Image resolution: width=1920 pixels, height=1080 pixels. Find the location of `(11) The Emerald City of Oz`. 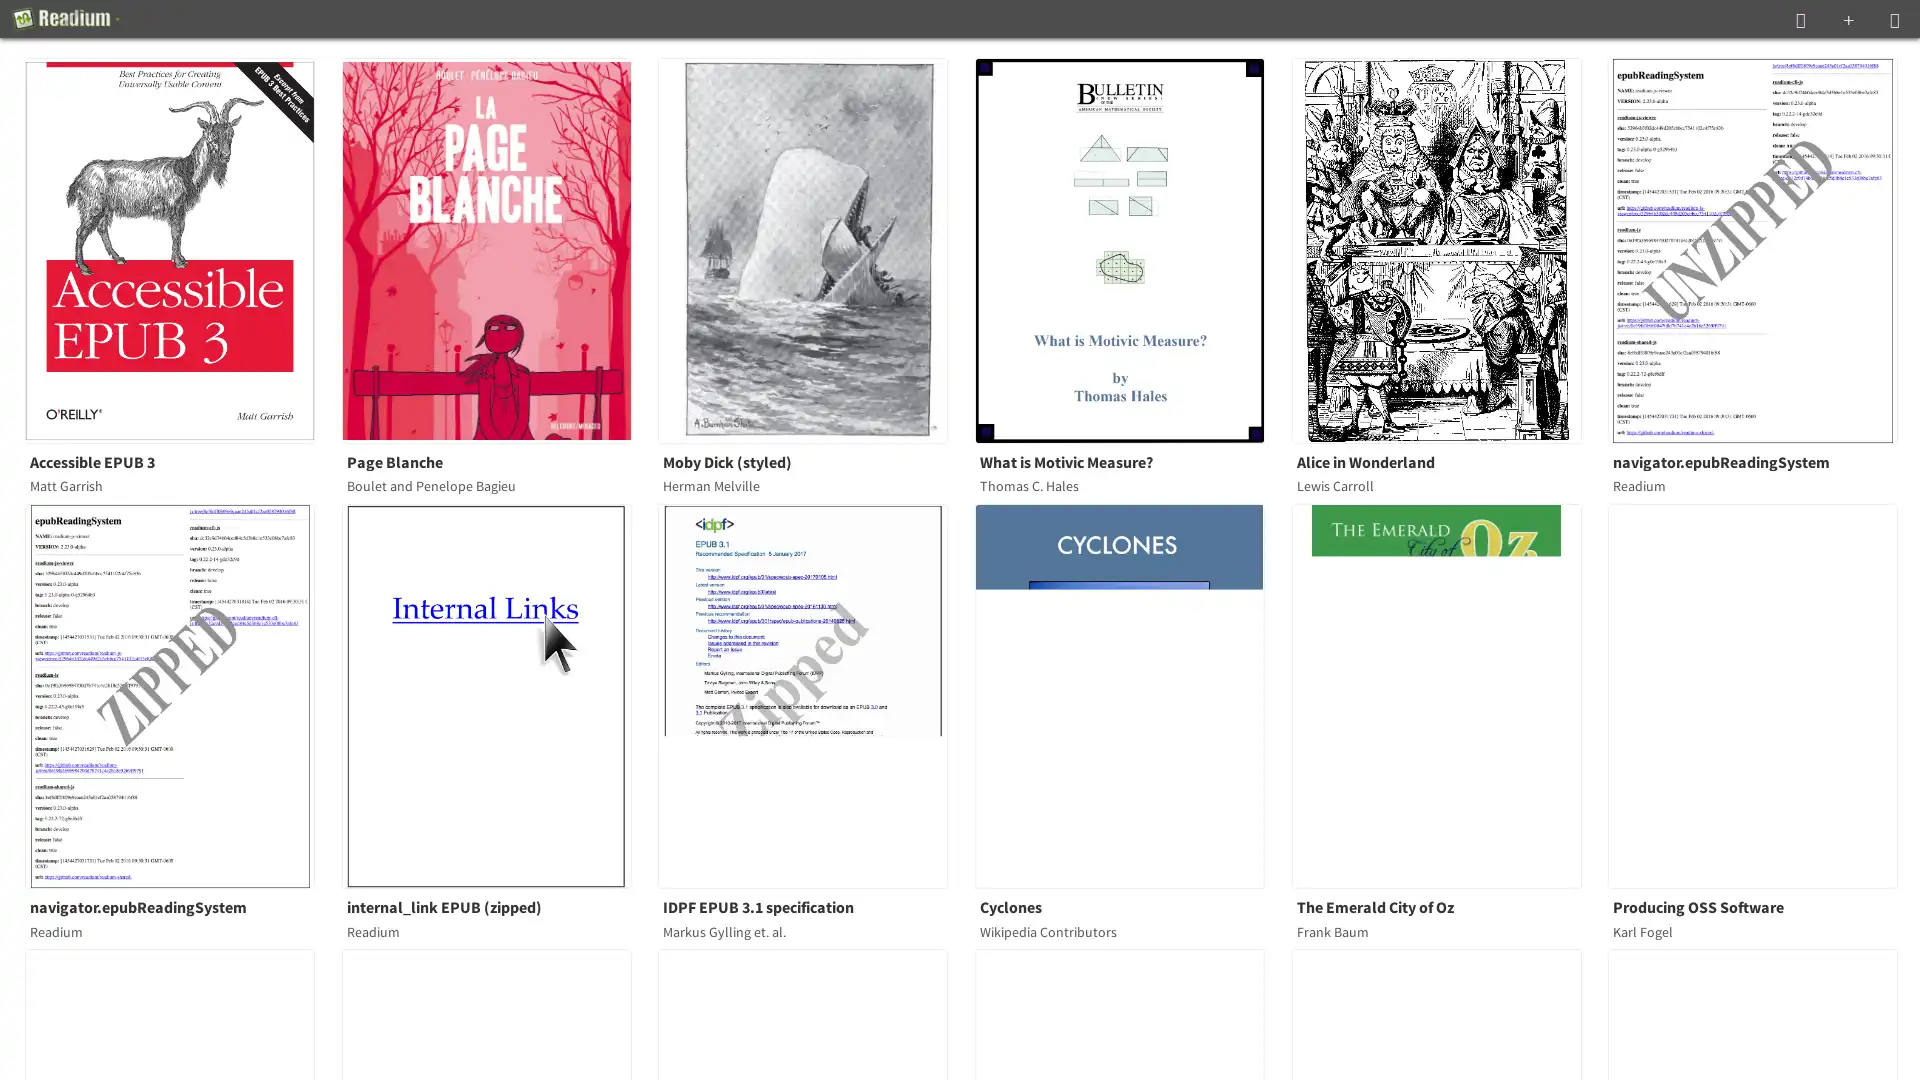

(11) The Emerald City of Oz is located at coordinates (1448, 694).